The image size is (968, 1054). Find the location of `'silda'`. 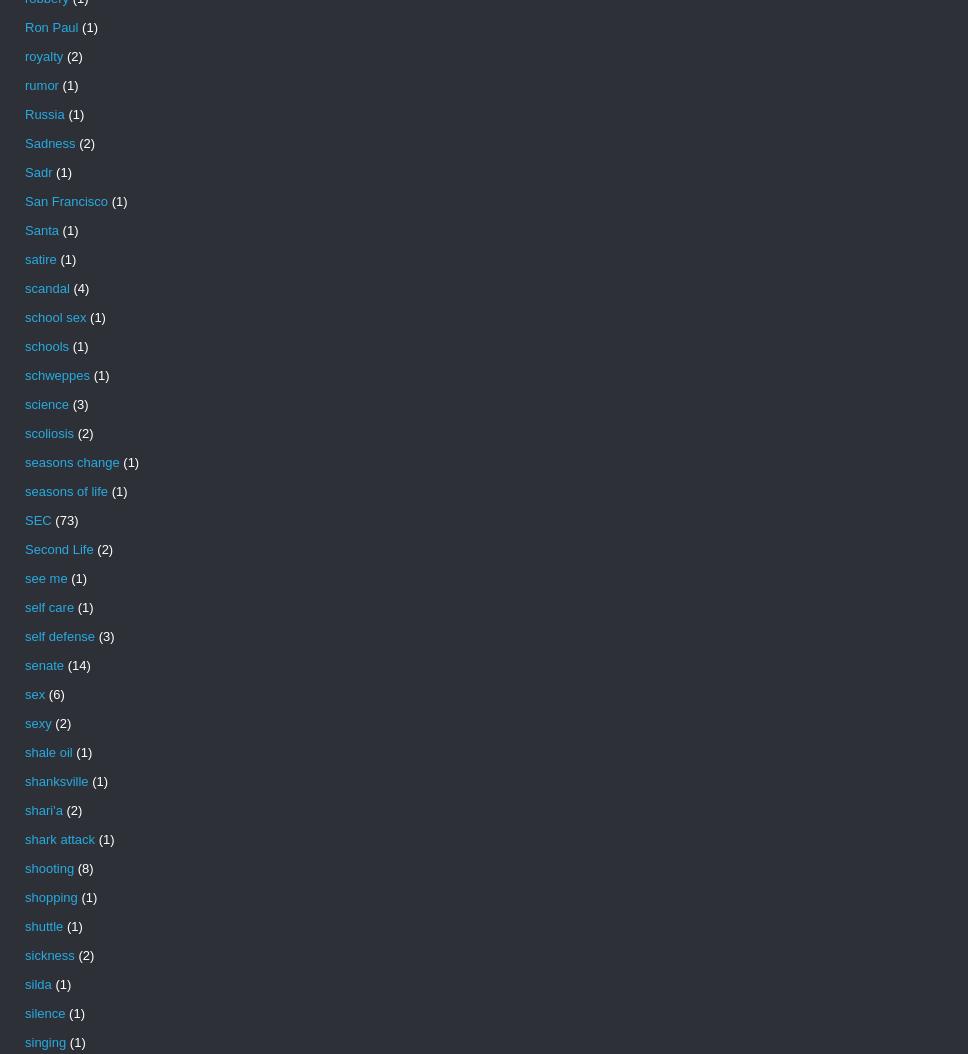

'silda' is located at coordinates (24, 984).